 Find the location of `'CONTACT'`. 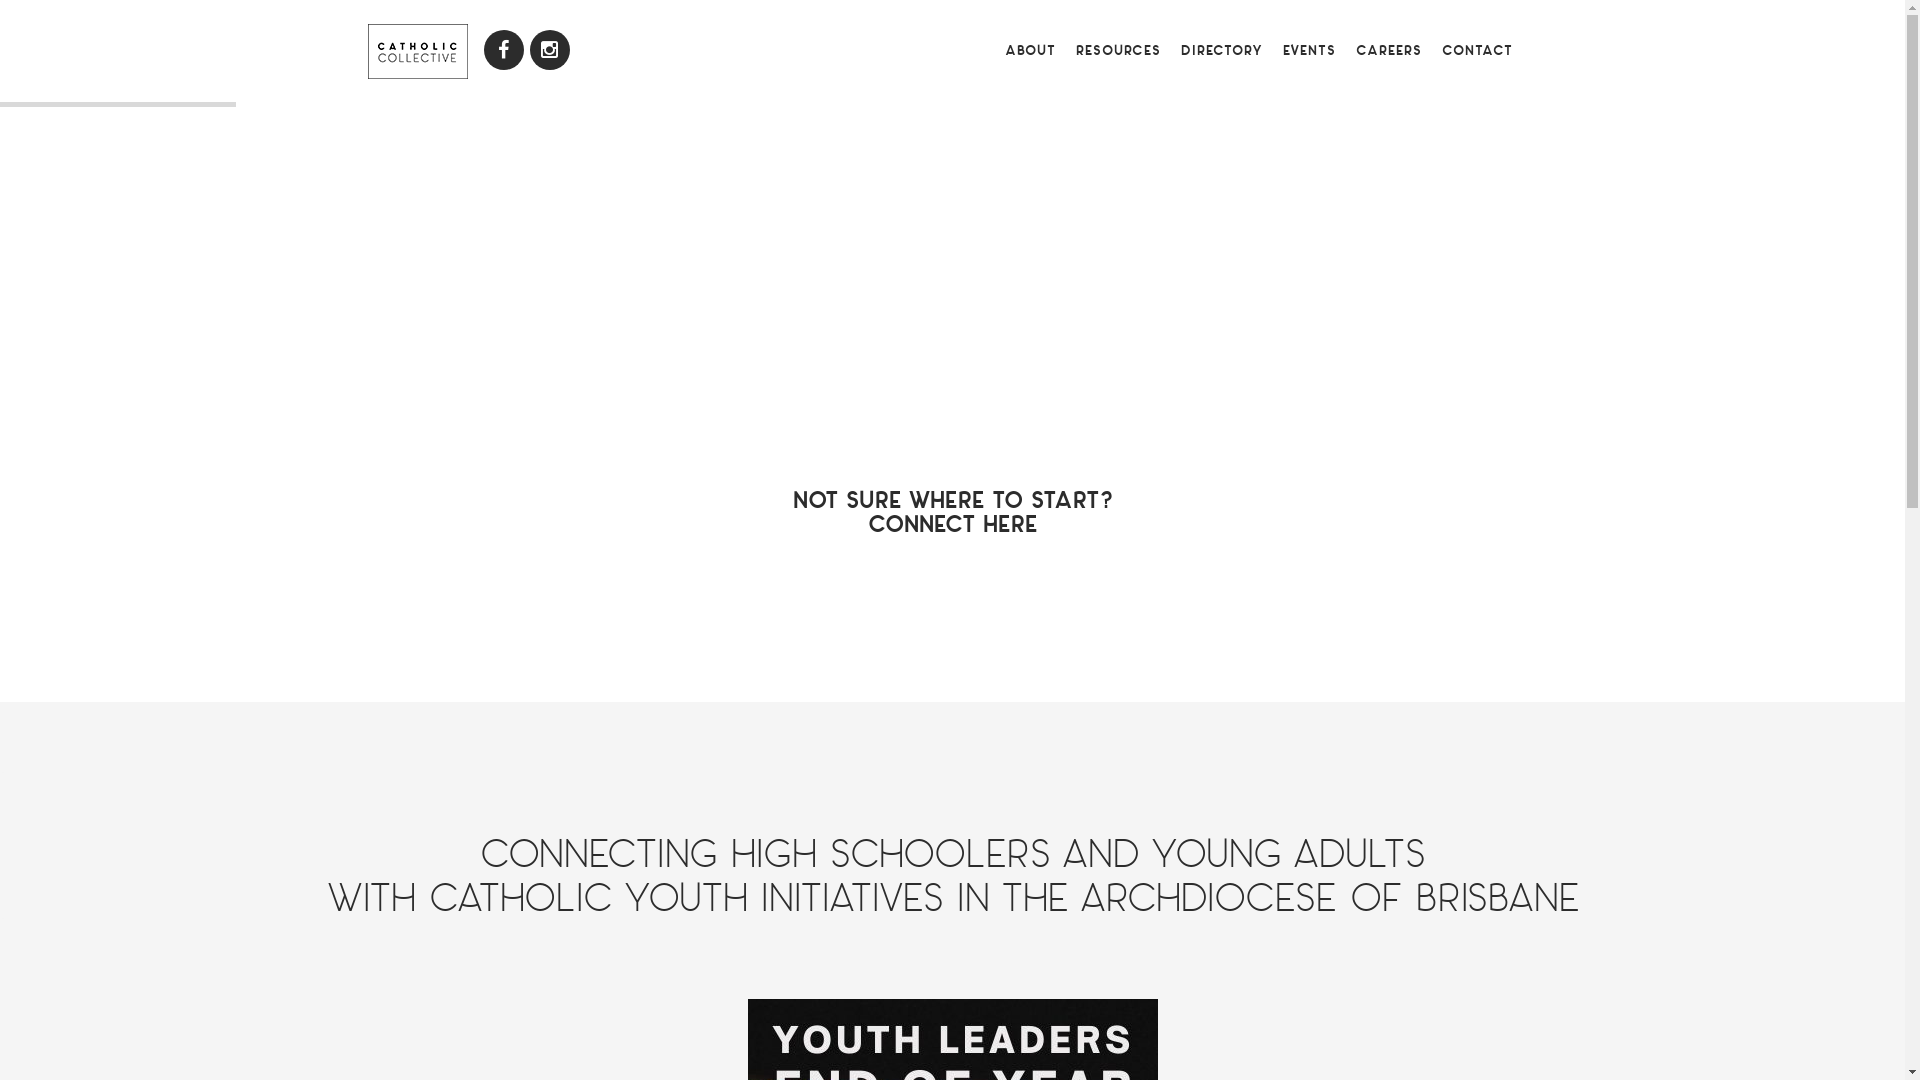

'CONTACT' is located at coordinates (1477, 49).